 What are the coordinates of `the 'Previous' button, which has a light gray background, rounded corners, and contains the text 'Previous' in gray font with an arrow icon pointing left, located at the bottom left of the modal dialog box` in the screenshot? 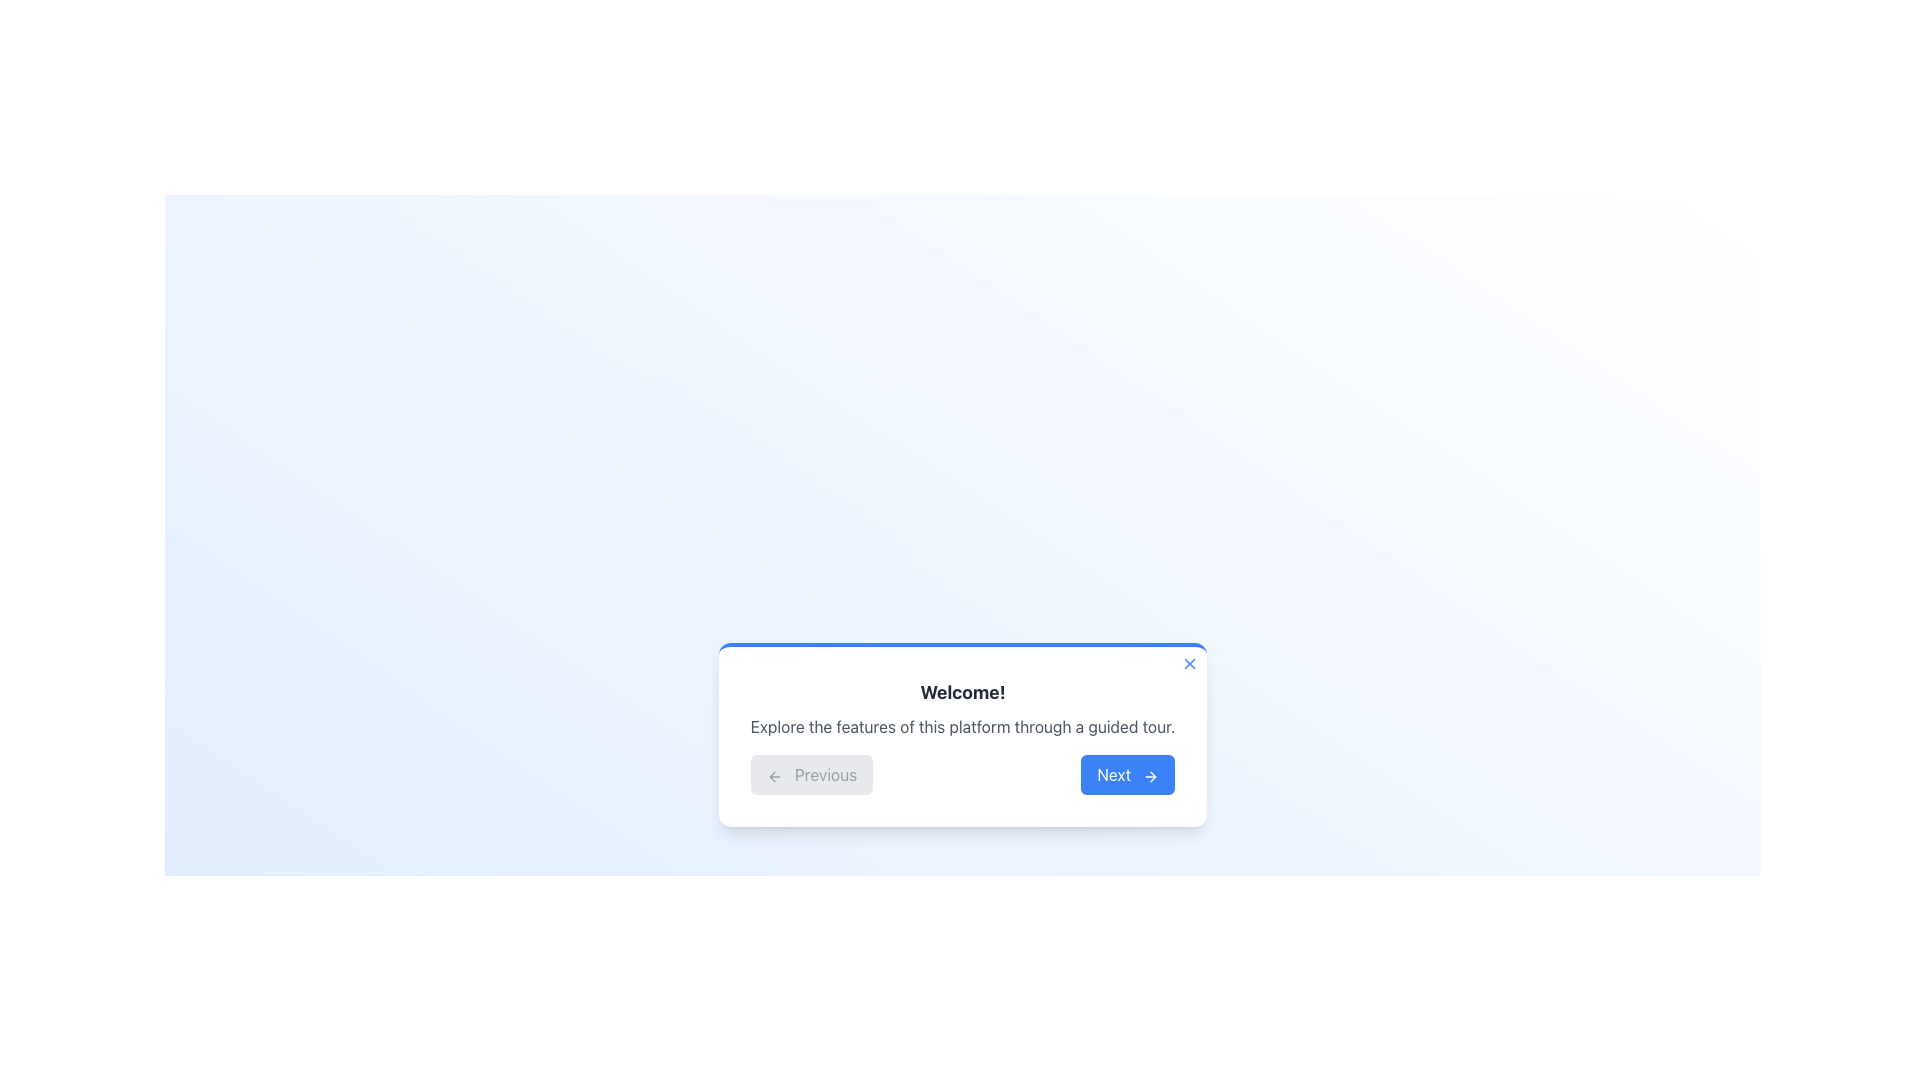 It's located at (811, 774).